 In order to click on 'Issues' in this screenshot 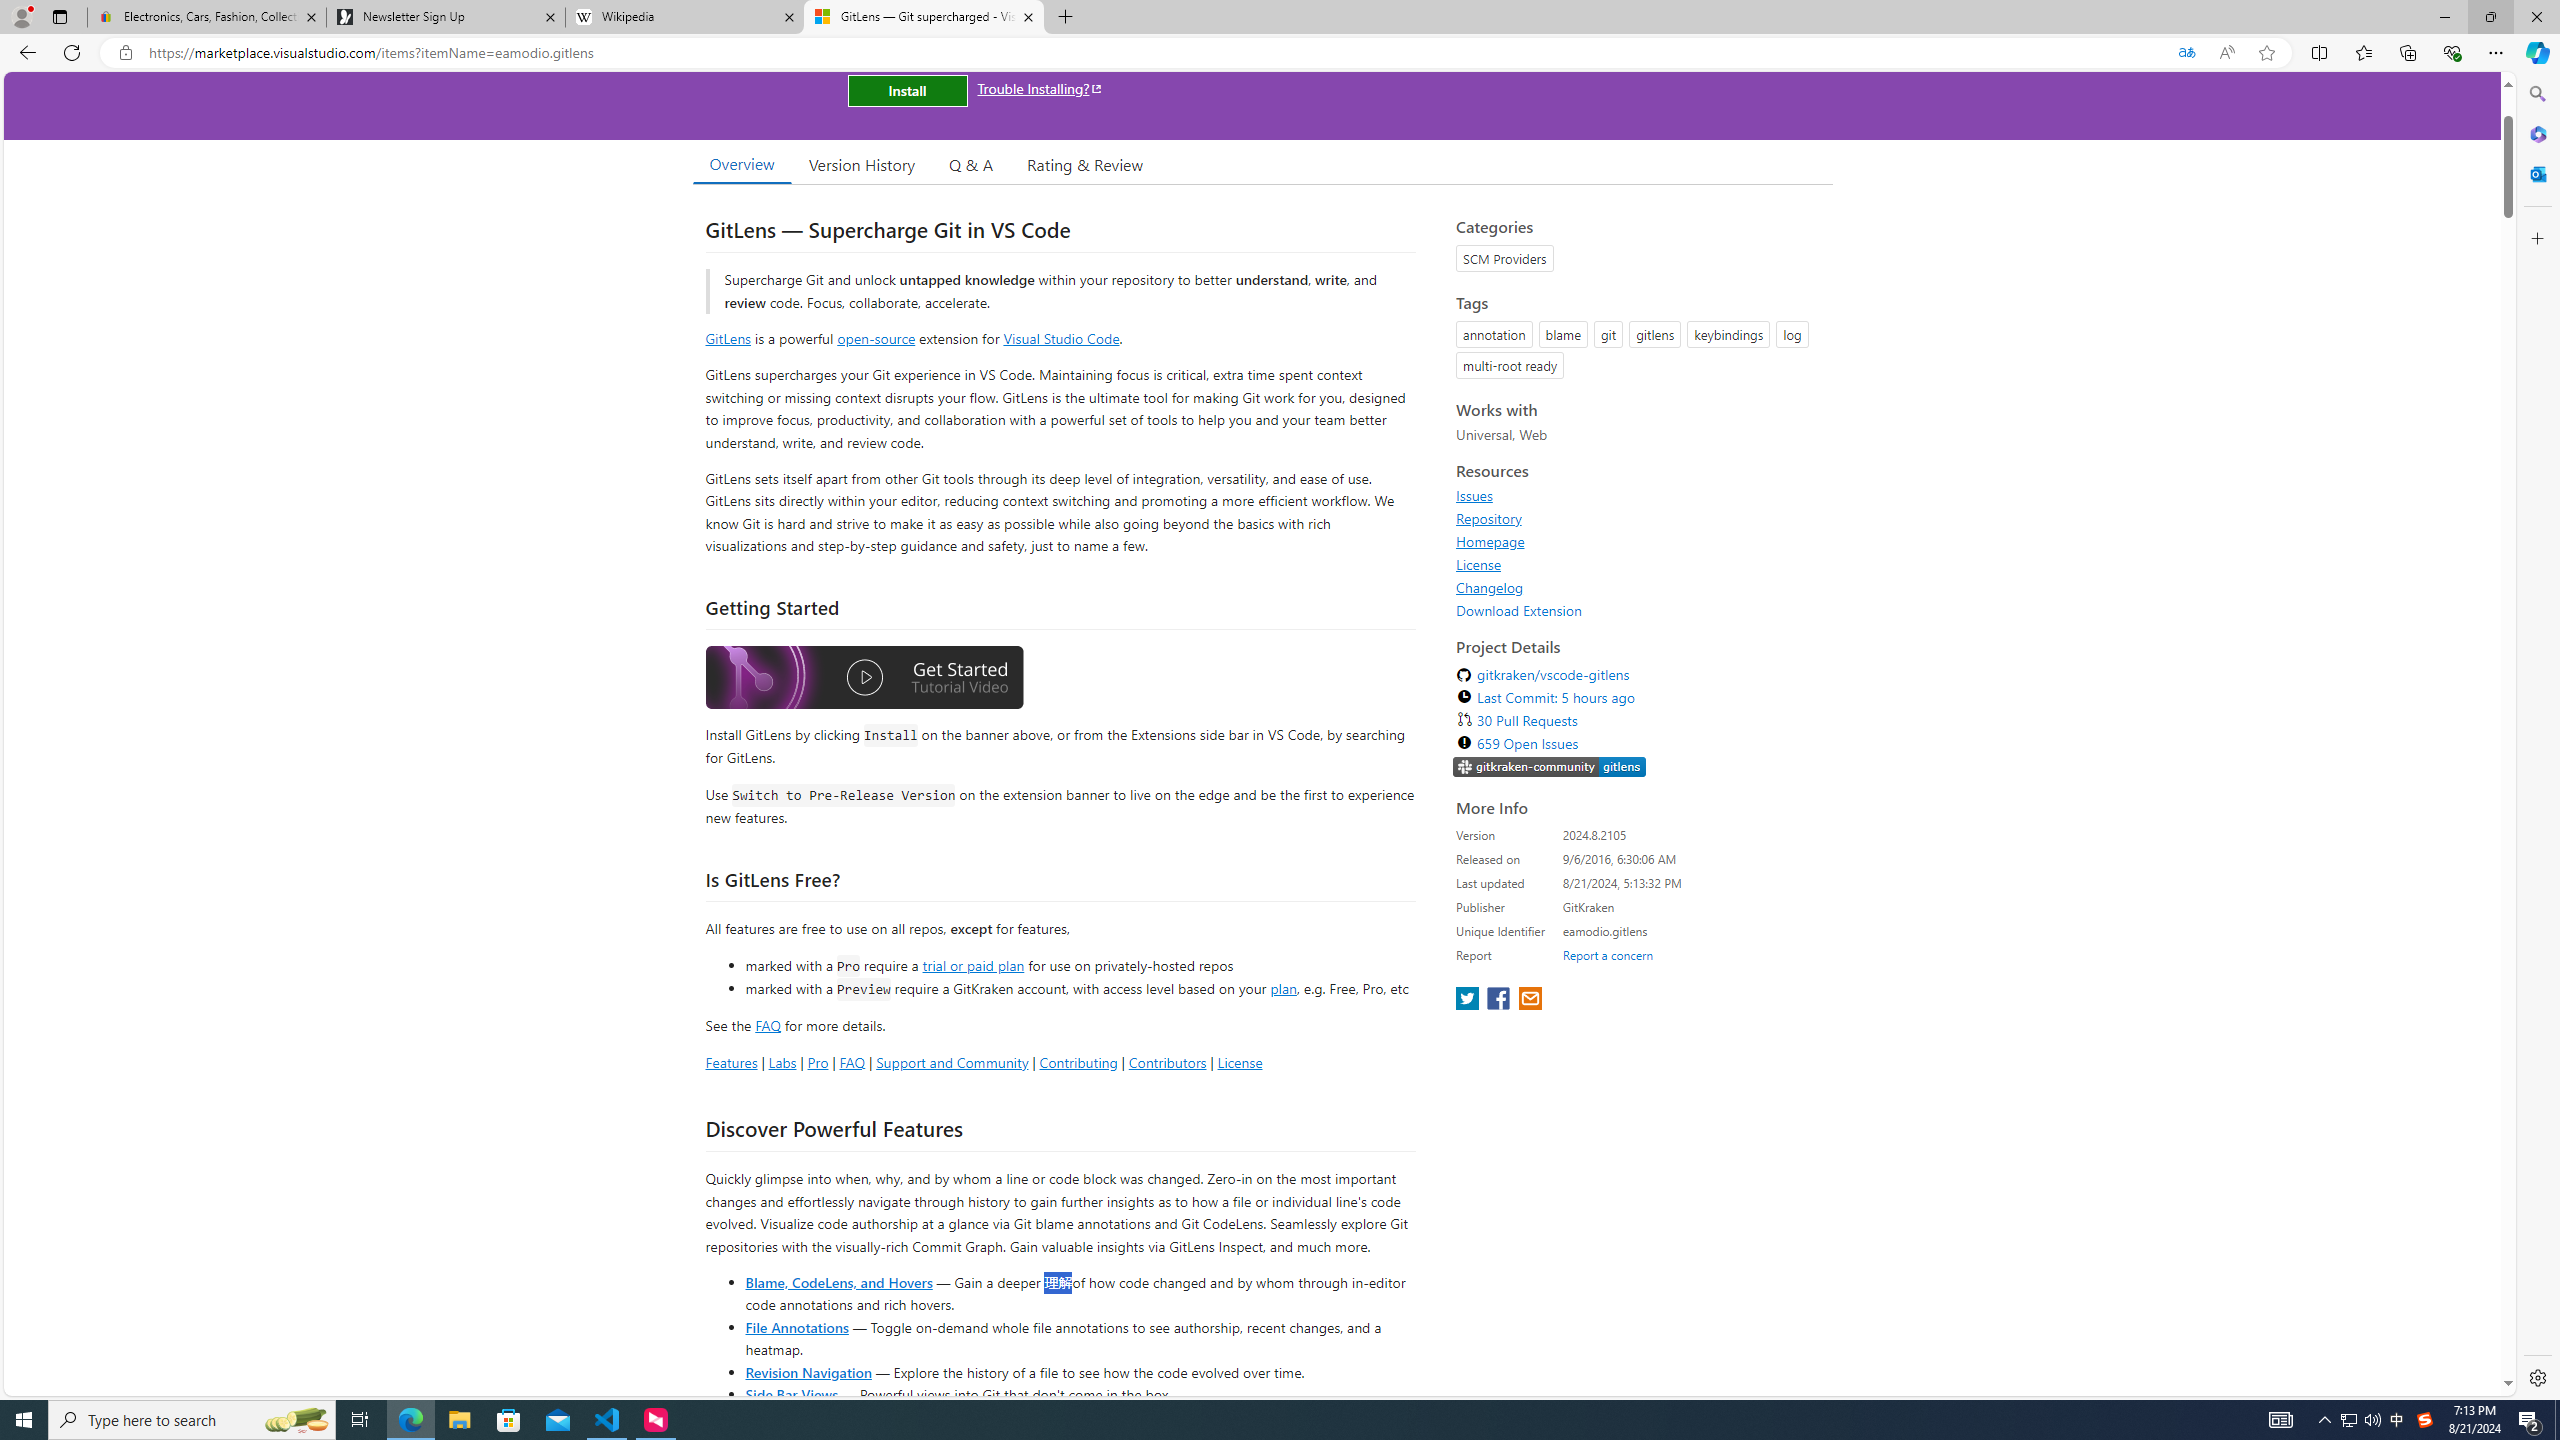, I will do `click(1638, 495)`.